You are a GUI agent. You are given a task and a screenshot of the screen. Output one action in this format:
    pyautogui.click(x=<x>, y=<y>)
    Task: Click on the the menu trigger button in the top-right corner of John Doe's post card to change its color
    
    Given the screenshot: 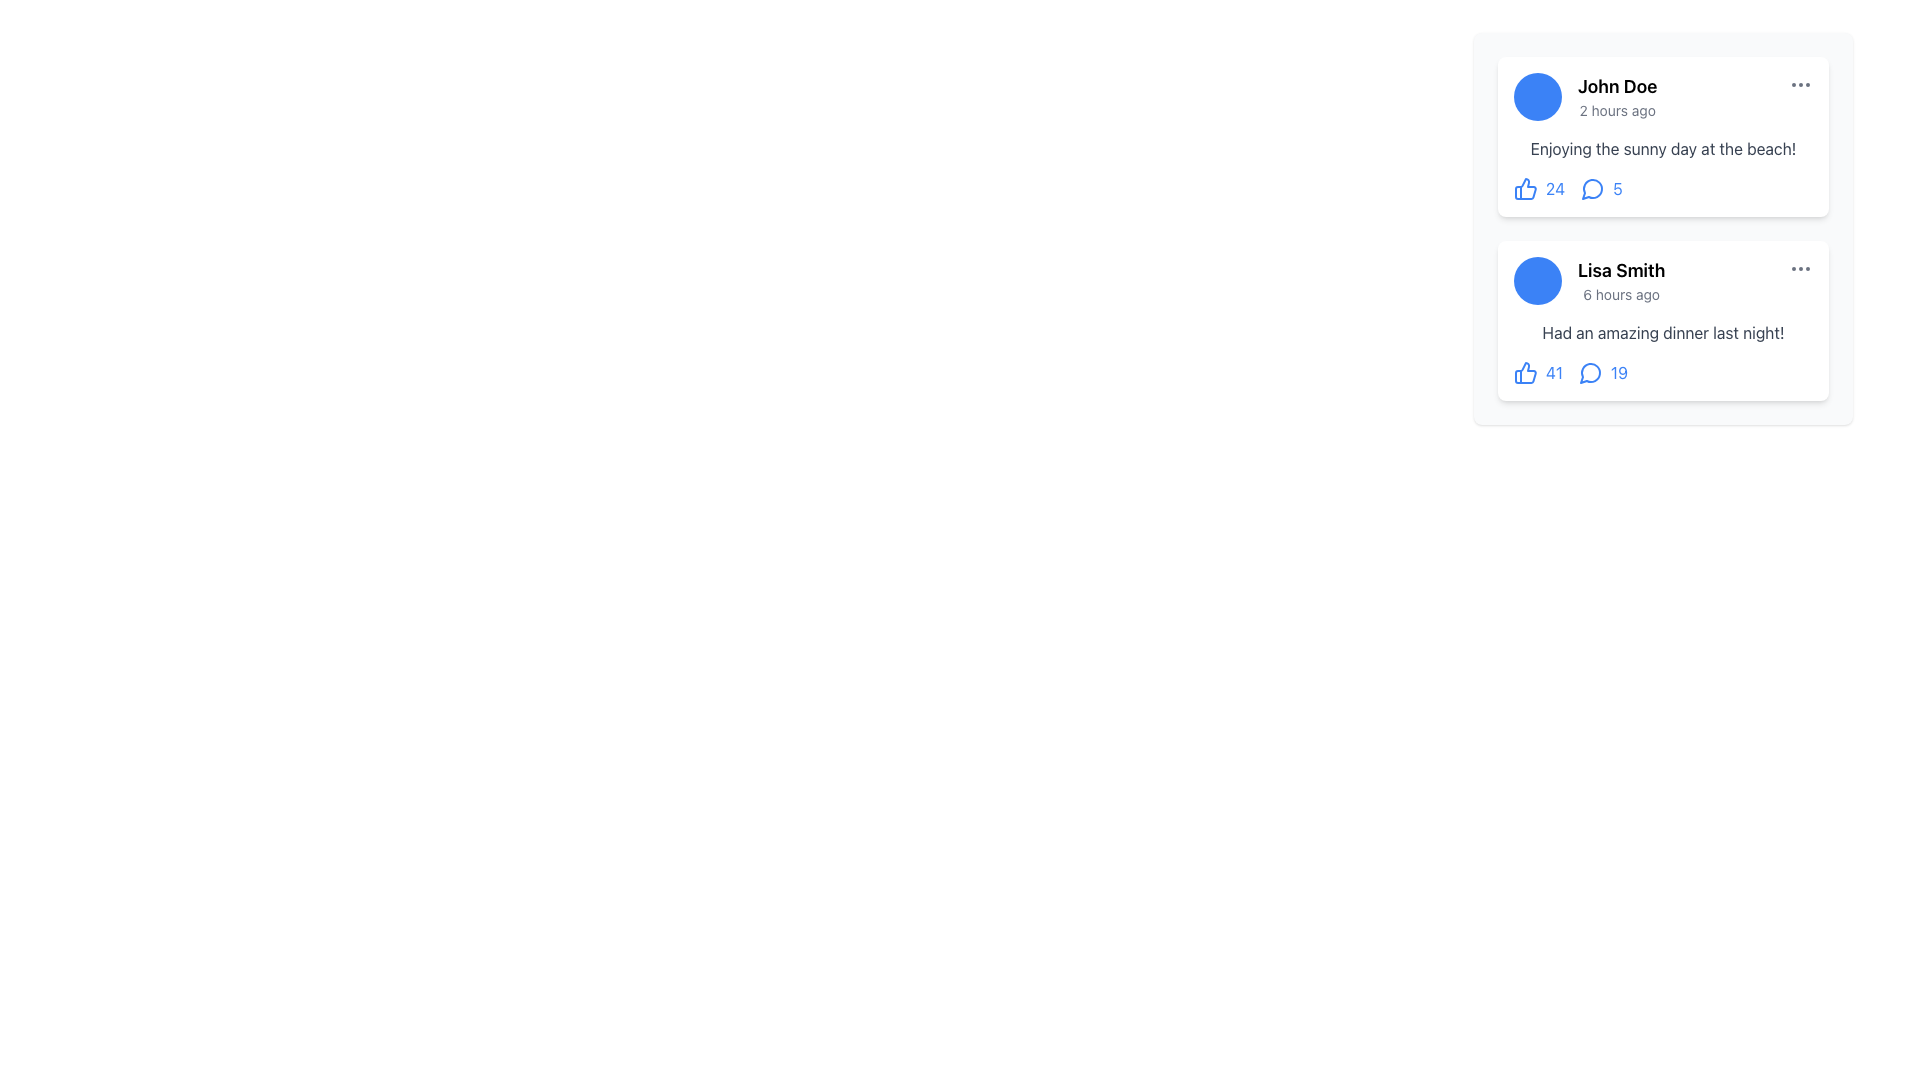 What is the action you would take?
    pyautogui.click(x=1800, y=83)
    